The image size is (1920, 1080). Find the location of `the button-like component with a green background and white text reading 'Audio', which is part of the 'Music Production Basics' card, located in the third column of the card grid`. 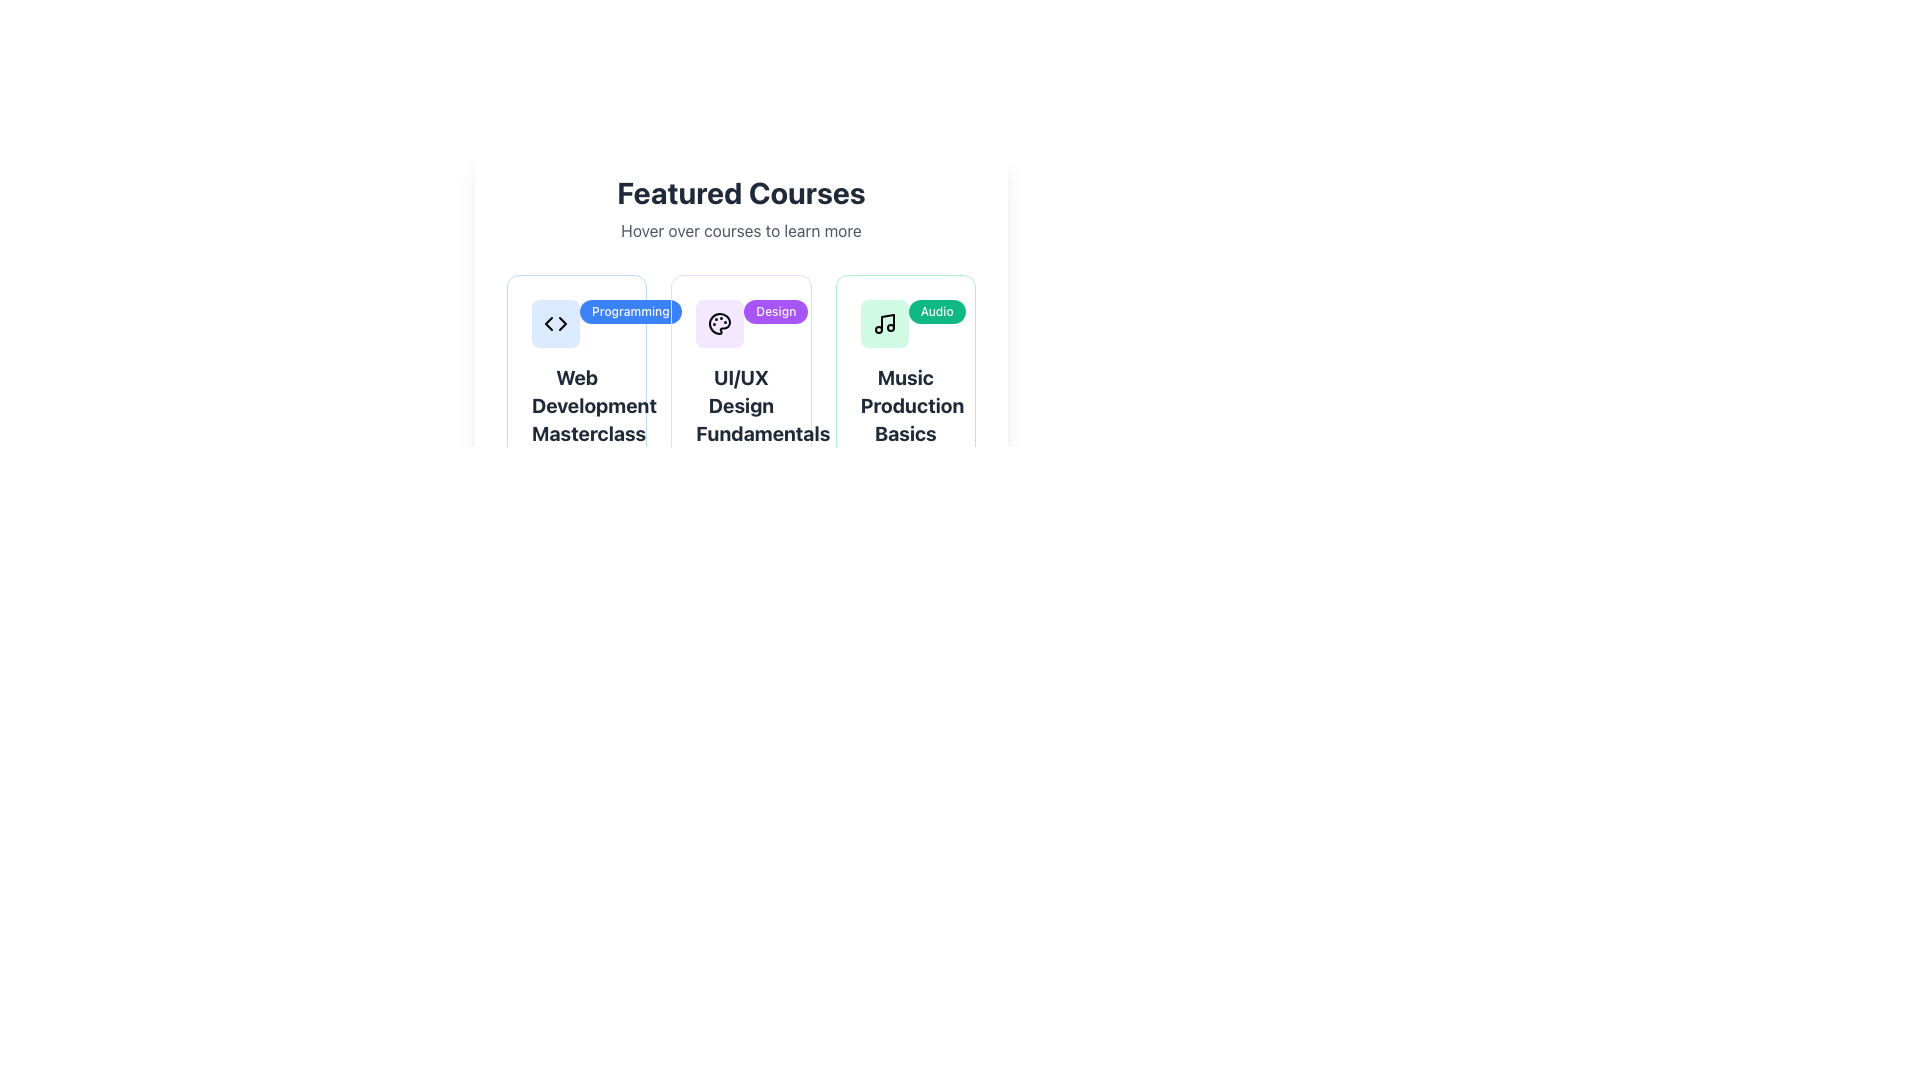

the button-like component with a green background and white text reading 'Audio', which is part of the 'Music Production Basics' card, located in the third column of the card grid is located at coordinates (936, 312).